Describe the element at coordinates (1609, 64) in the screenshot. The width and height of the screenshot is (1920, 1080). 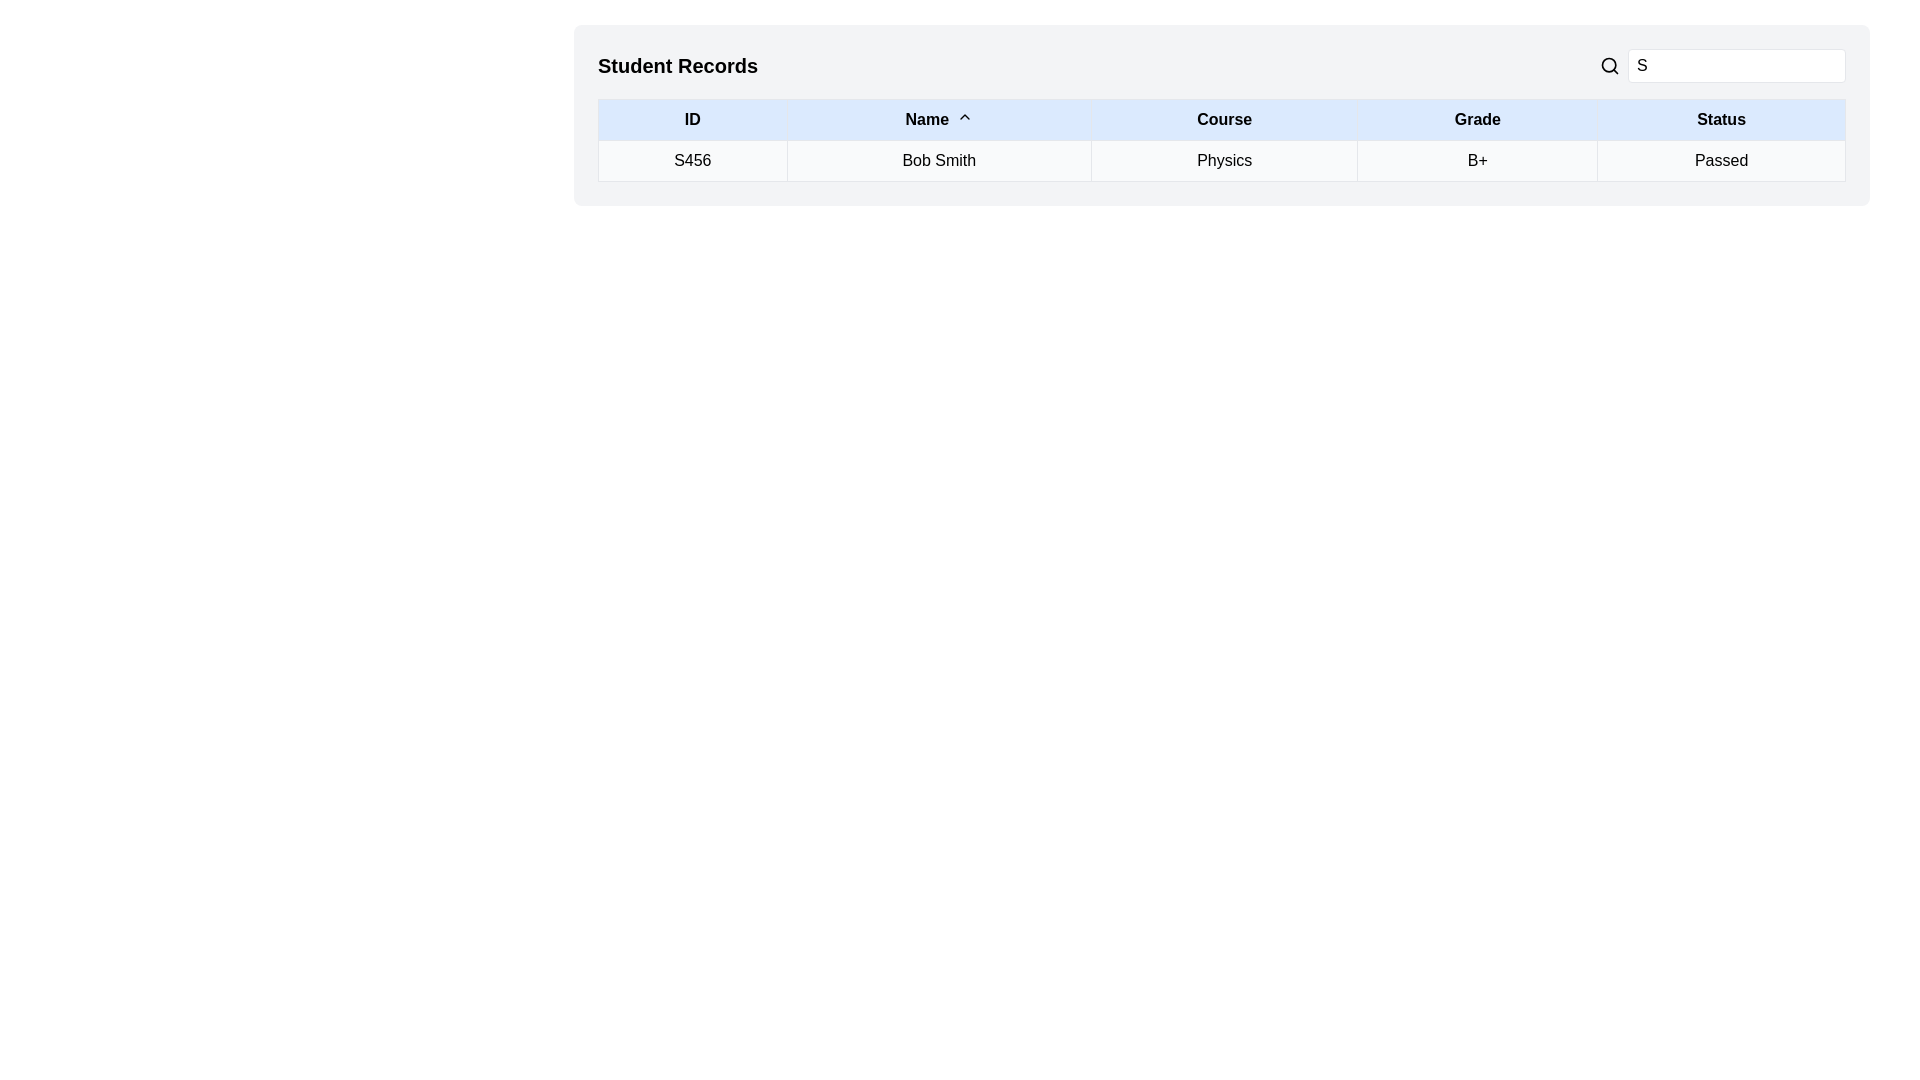
I see `the circular shape of the search icon located at the top-right corner of the interface, which represents the lens of the magnifying glass` at that location.